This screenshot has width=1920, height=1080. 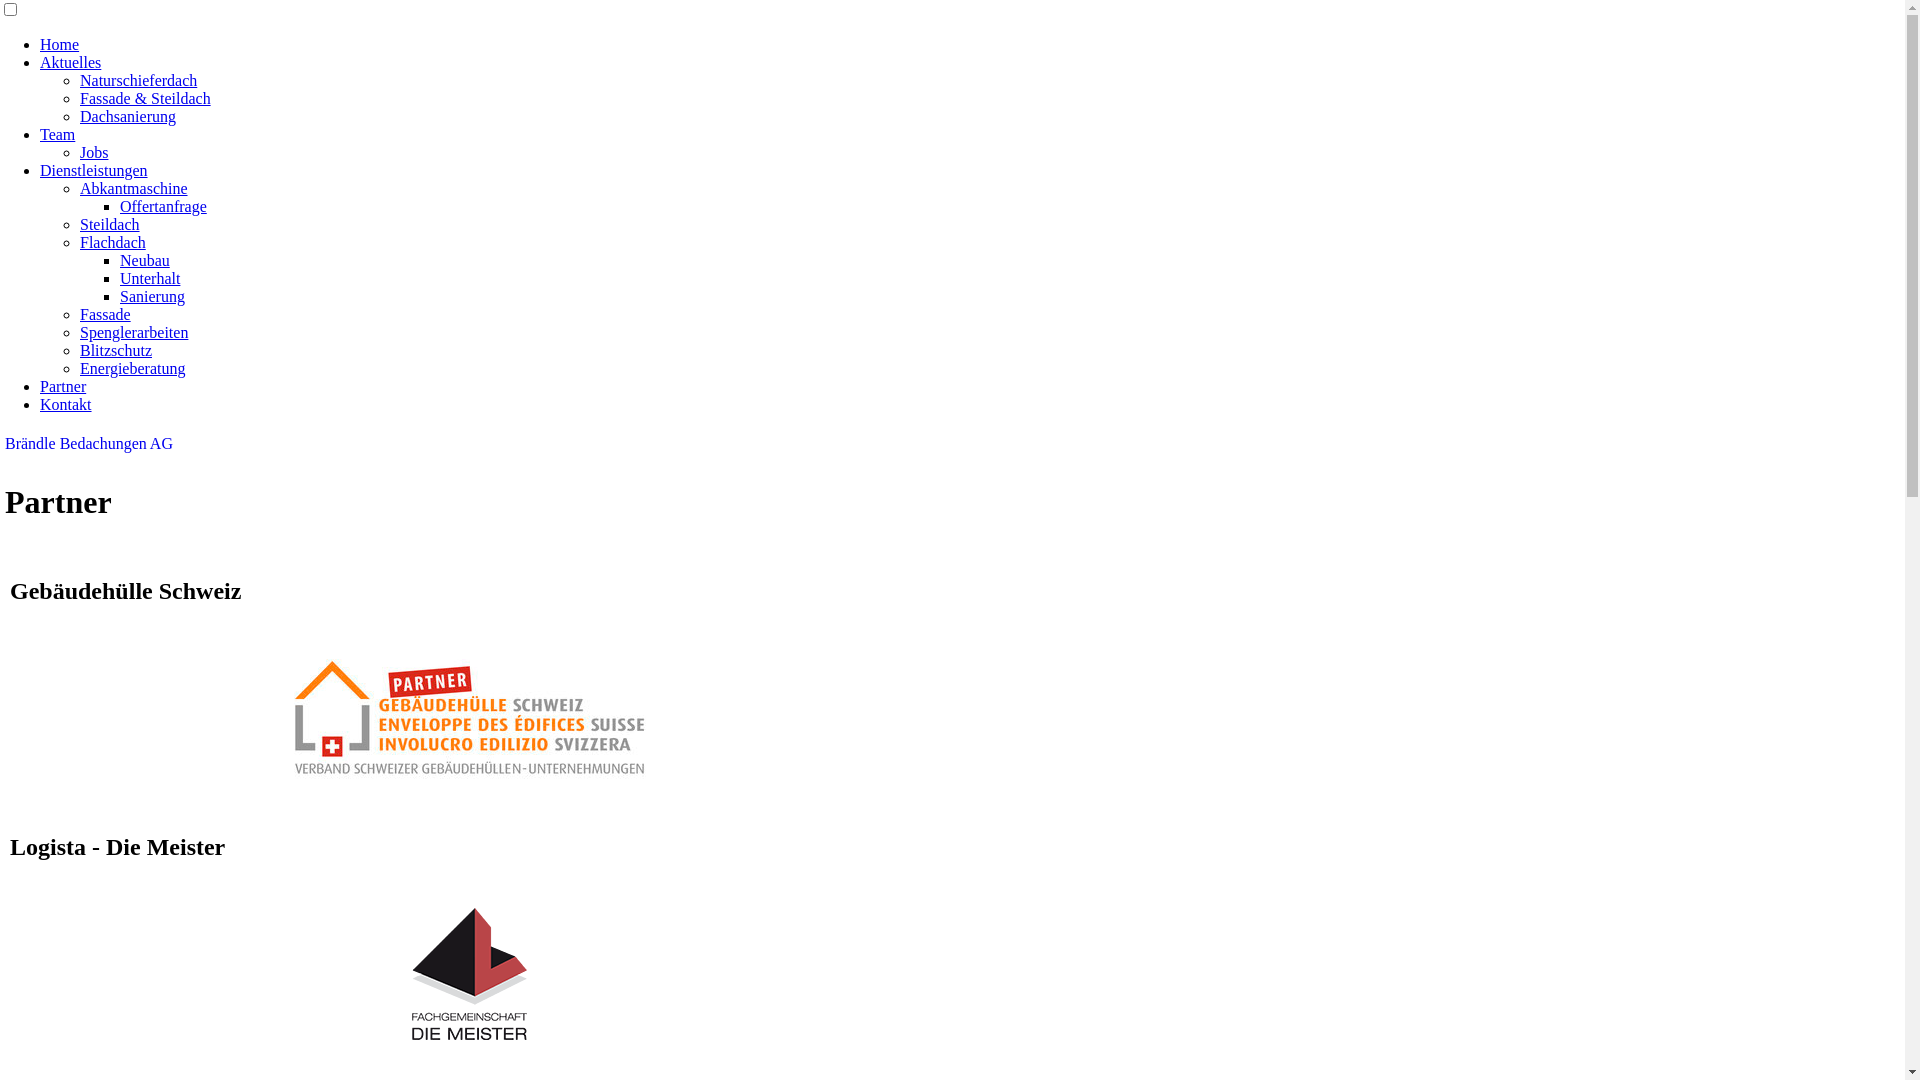 What do you see at coordinates (151, 296) in the screenshot?
I see `'Sanierung'` at bounding box center [151, 296].